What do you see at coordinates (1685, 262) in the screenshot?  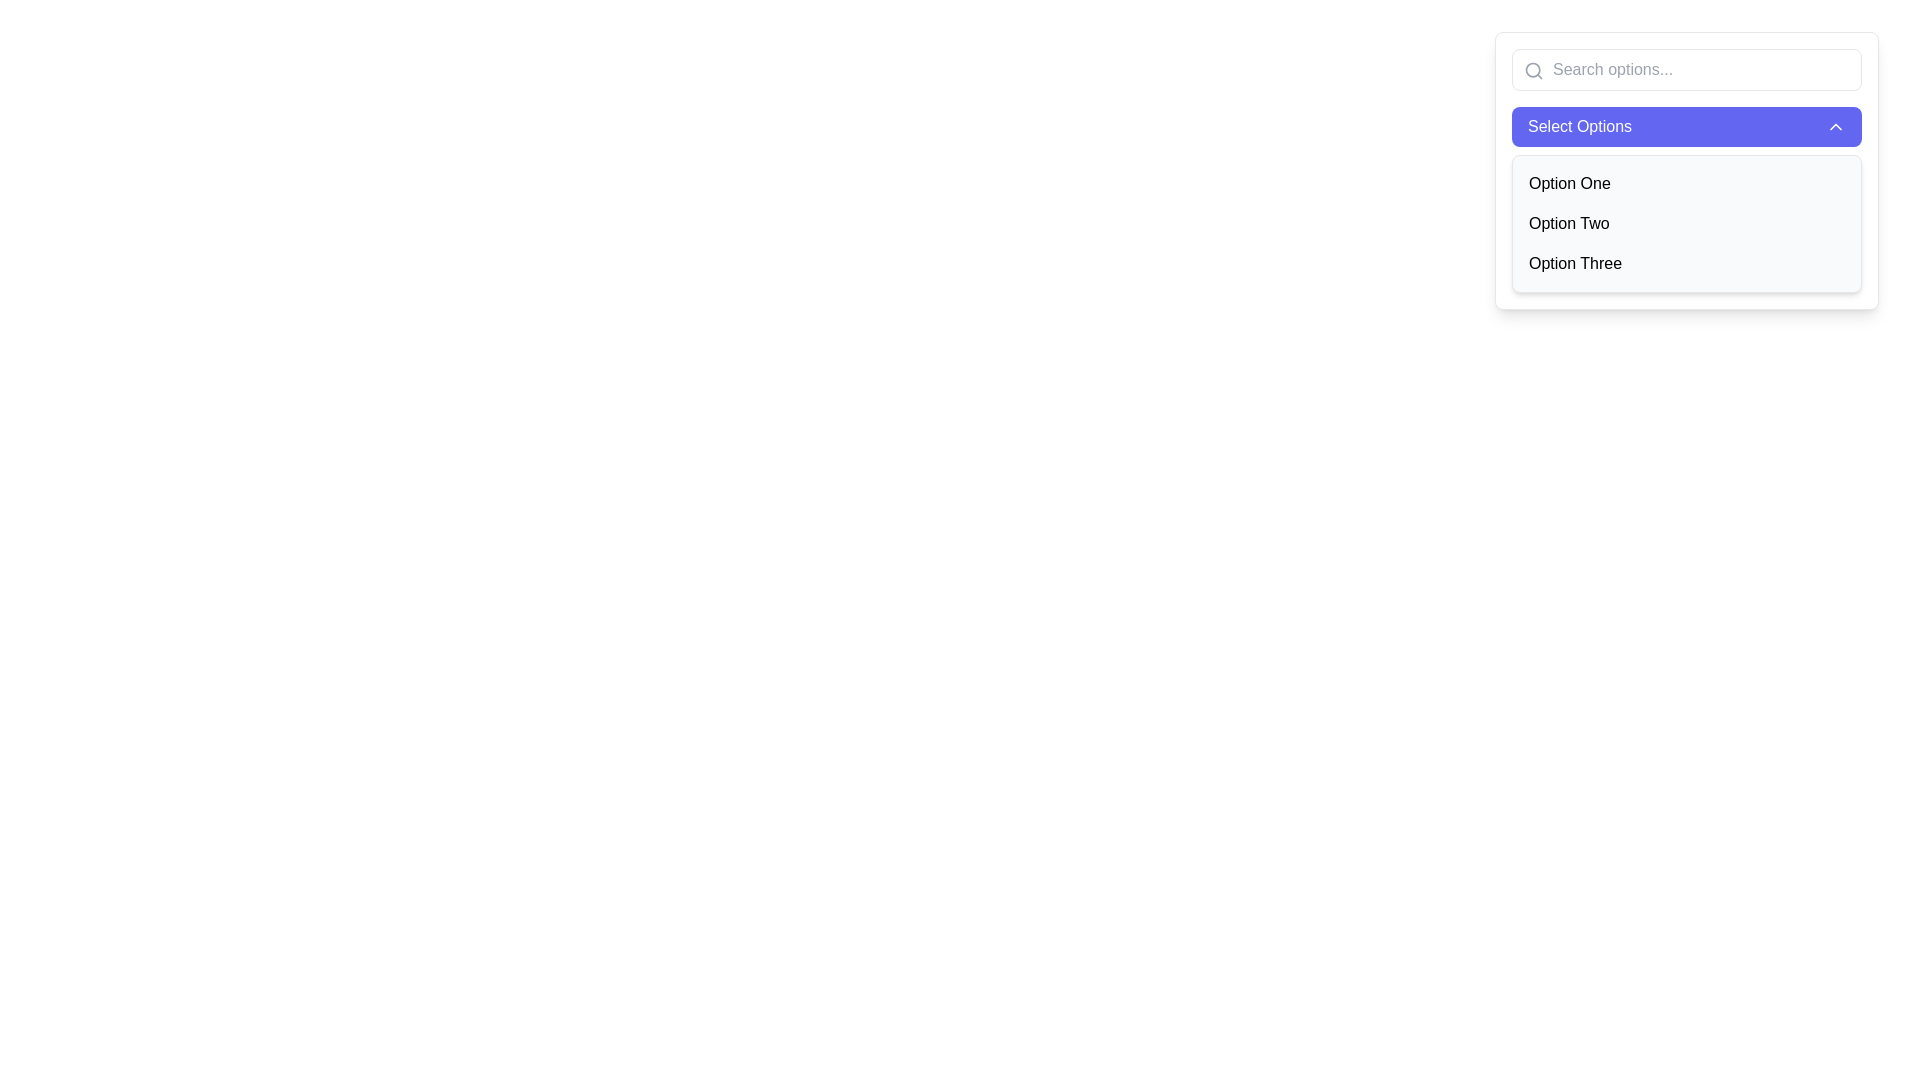 I see `to select the list item labeled 'Option Three', which is the third item in a vertical list displayed in bold font` at bounding box center [1685, 262].